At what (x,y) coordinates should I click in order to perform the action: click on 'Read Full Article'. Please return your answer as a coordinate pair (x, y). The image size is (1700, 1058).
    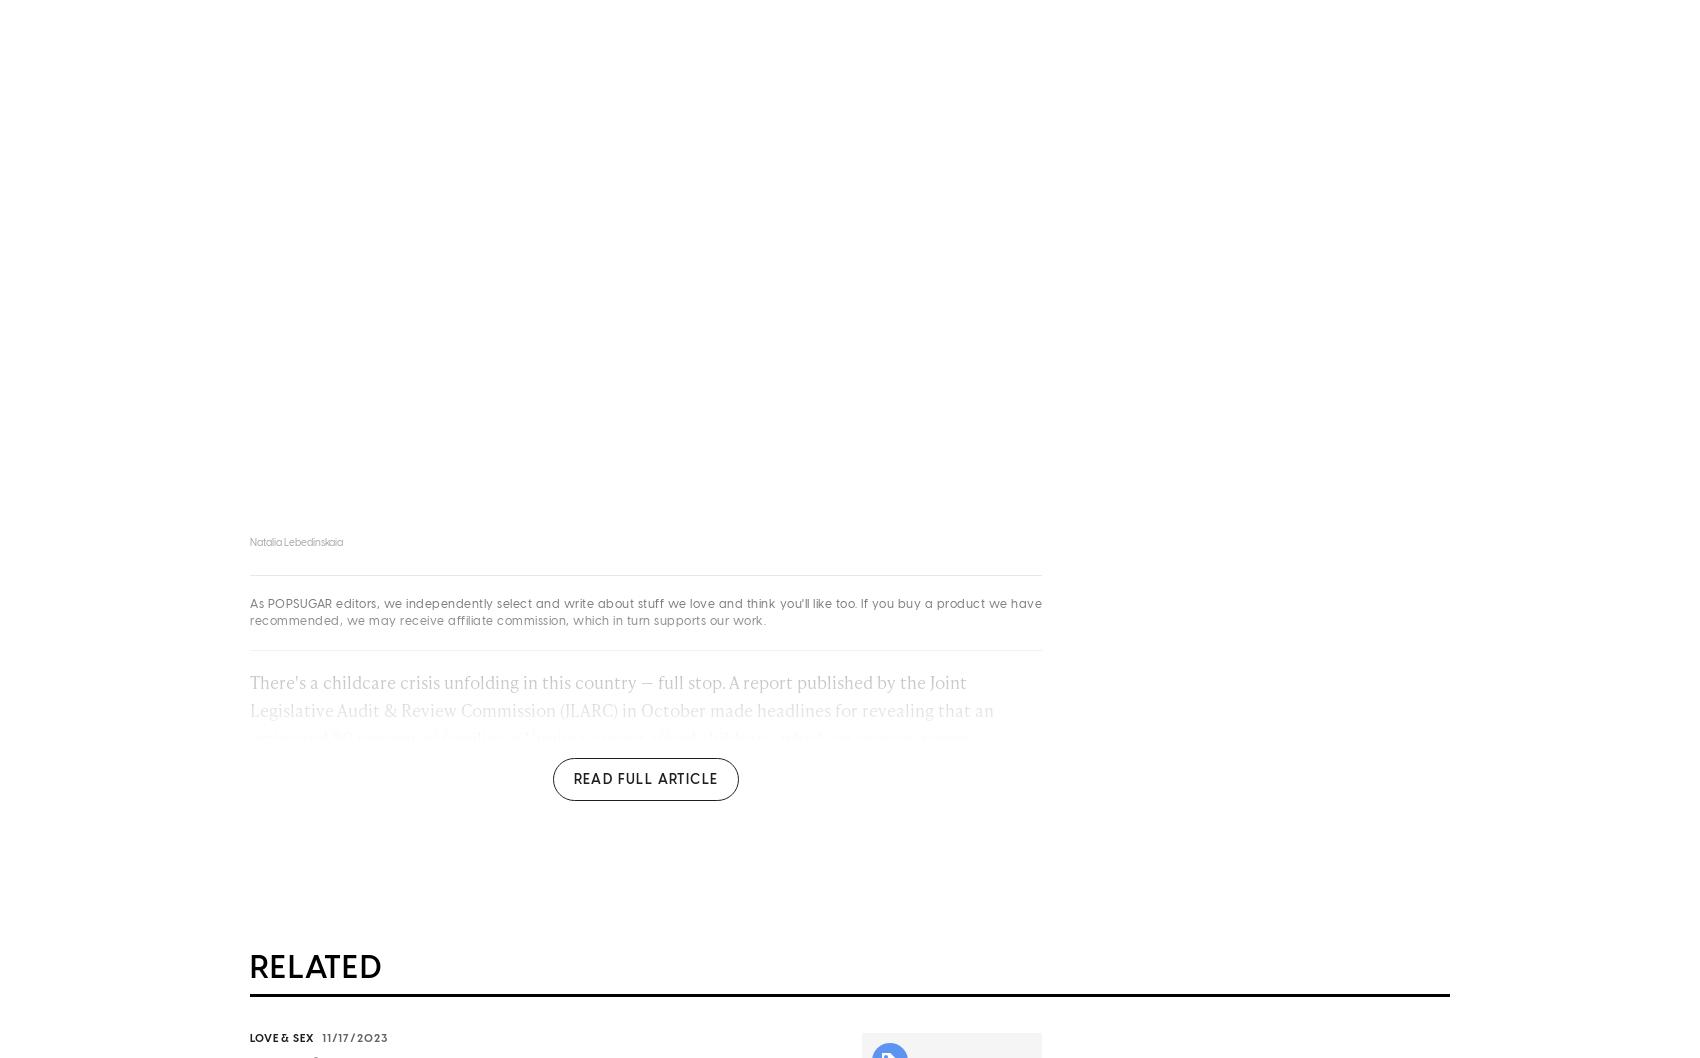
    Looking at the image, I should click on (645, 784).